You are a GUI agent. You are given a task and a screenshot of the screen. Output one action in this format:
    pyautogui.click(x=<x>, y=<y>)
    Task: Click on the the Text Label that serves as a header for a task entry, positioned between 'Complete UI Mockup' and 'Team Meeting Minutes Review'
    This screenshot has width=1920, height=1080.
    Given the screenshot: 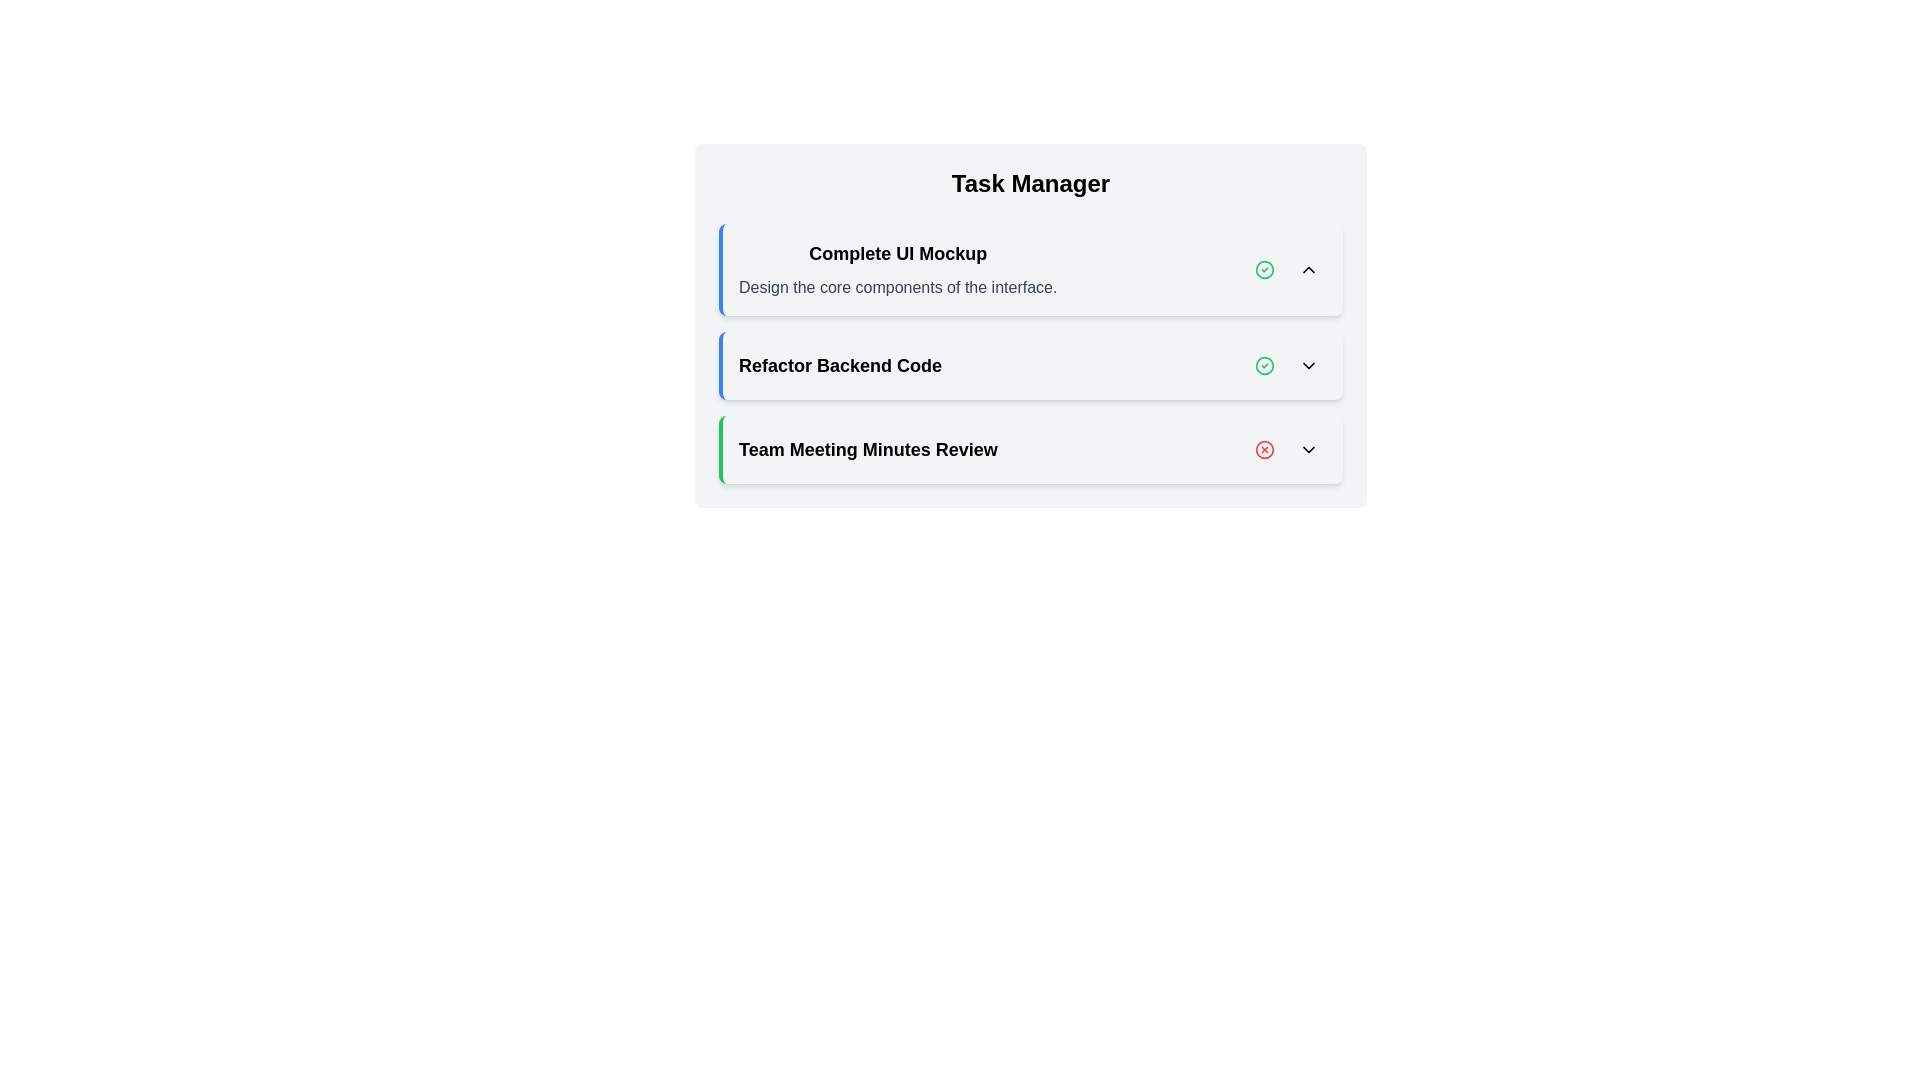 What is the action you would take?
    pyautogui.click(x=840, y=366)
    